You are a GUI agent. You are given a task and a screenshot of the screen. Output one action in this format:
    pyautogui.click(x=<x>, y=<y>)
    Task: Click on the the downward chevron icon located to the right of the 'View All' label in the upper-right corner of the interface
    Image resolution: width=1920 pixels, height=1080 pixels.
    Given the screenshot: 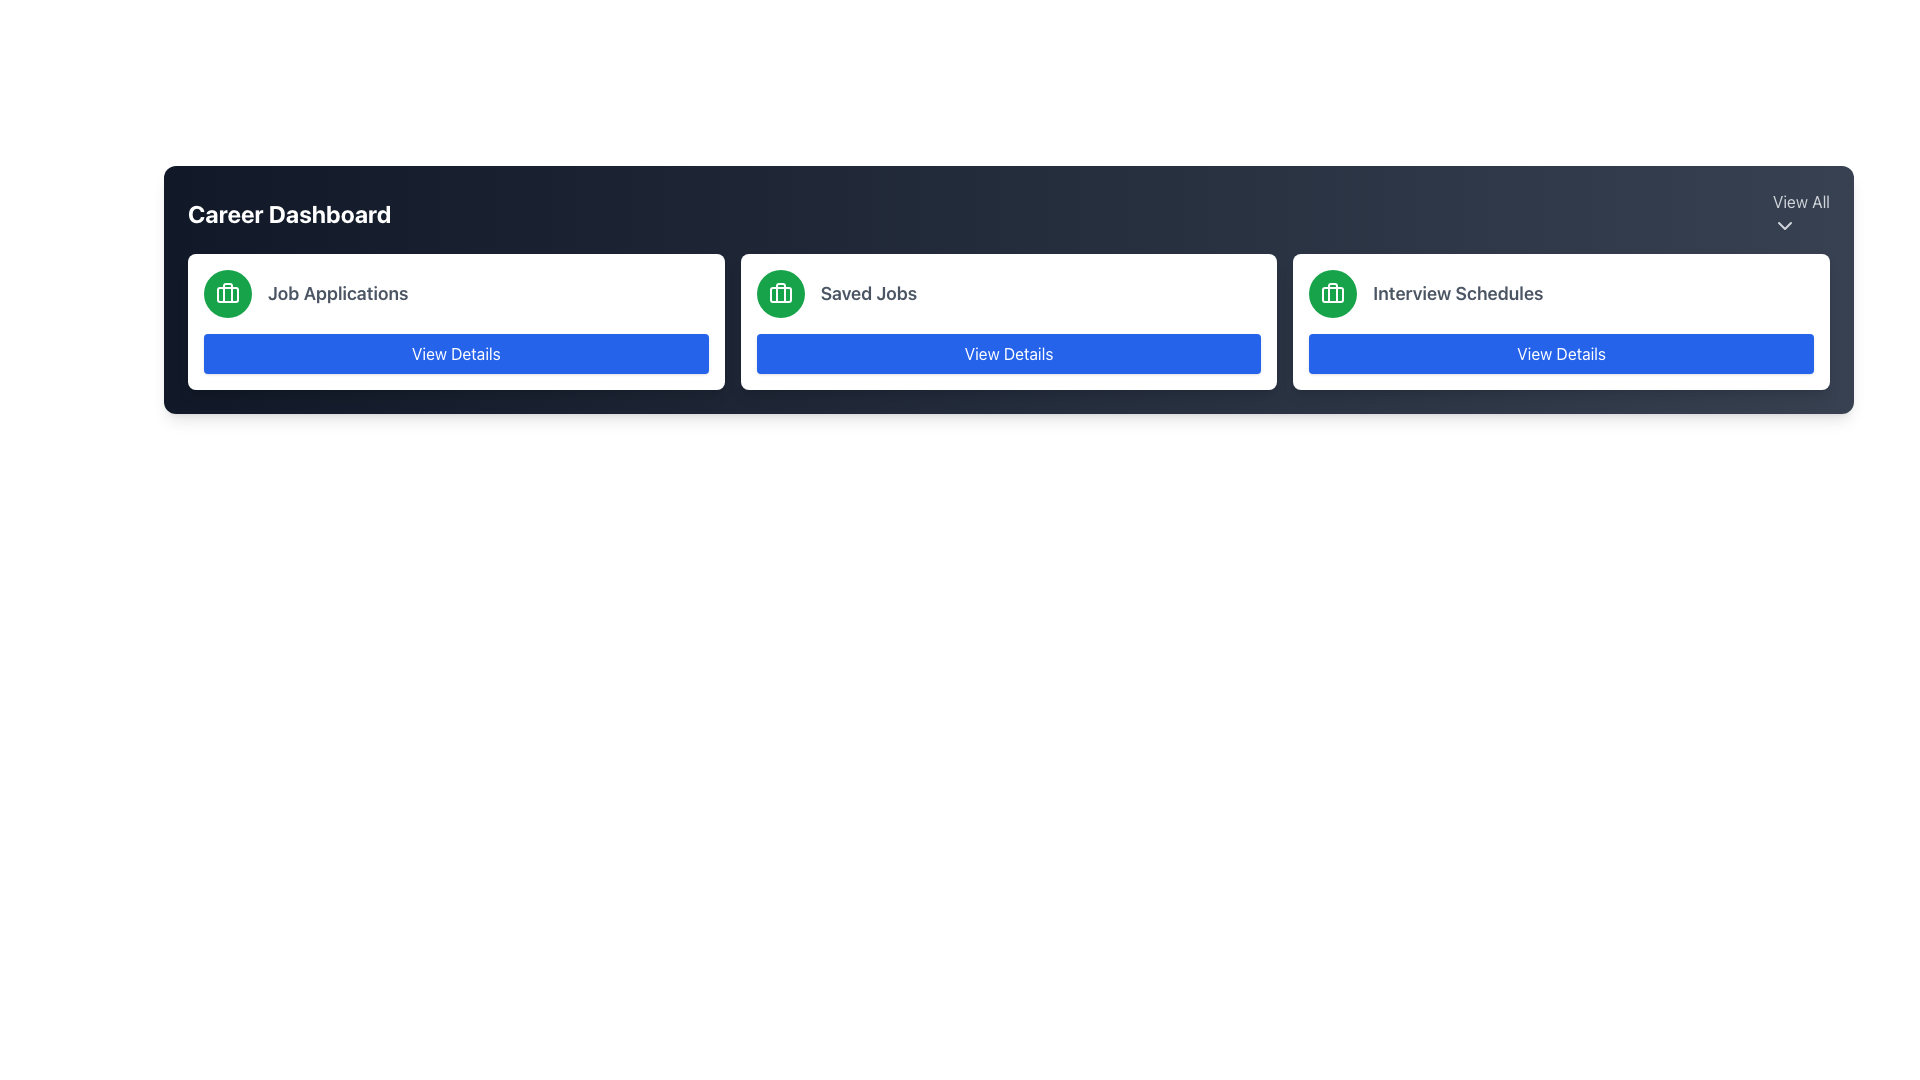 What is the action you would take?
    pyautogui.click(x=1784, y=225)
    